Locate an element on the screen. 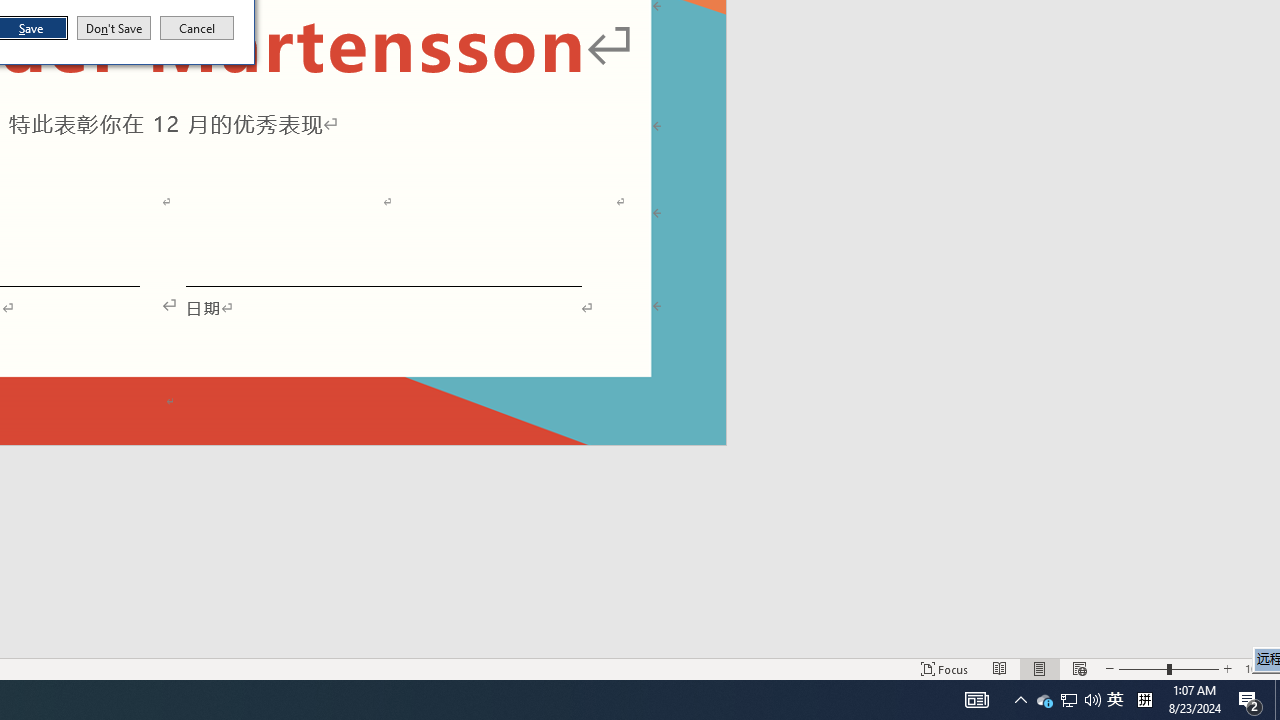 The width and height of the screenshot is (1280, 720). 'Cancel' is located at coordinates (197, 28).